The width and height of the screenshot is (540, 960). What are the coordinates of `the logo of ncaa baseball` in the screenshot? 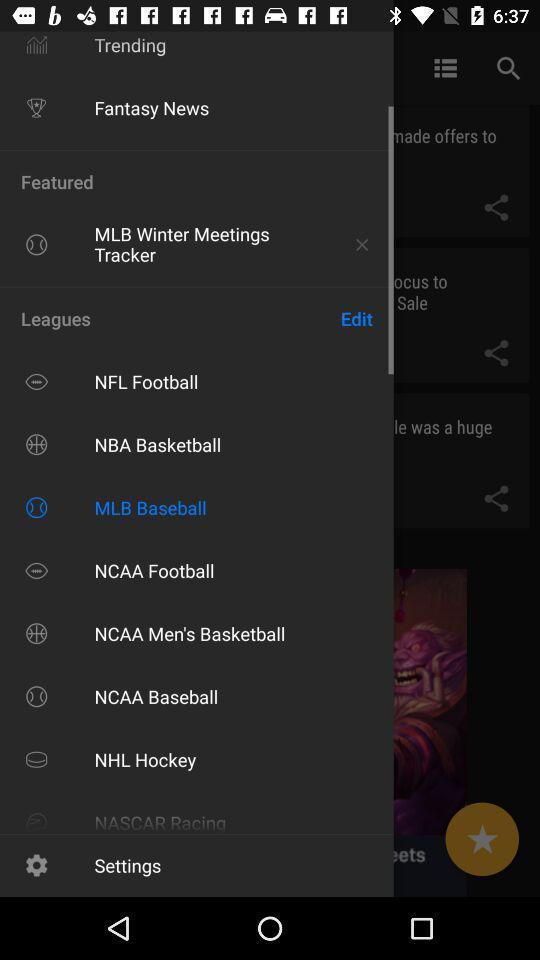 It's located at (36, 696).